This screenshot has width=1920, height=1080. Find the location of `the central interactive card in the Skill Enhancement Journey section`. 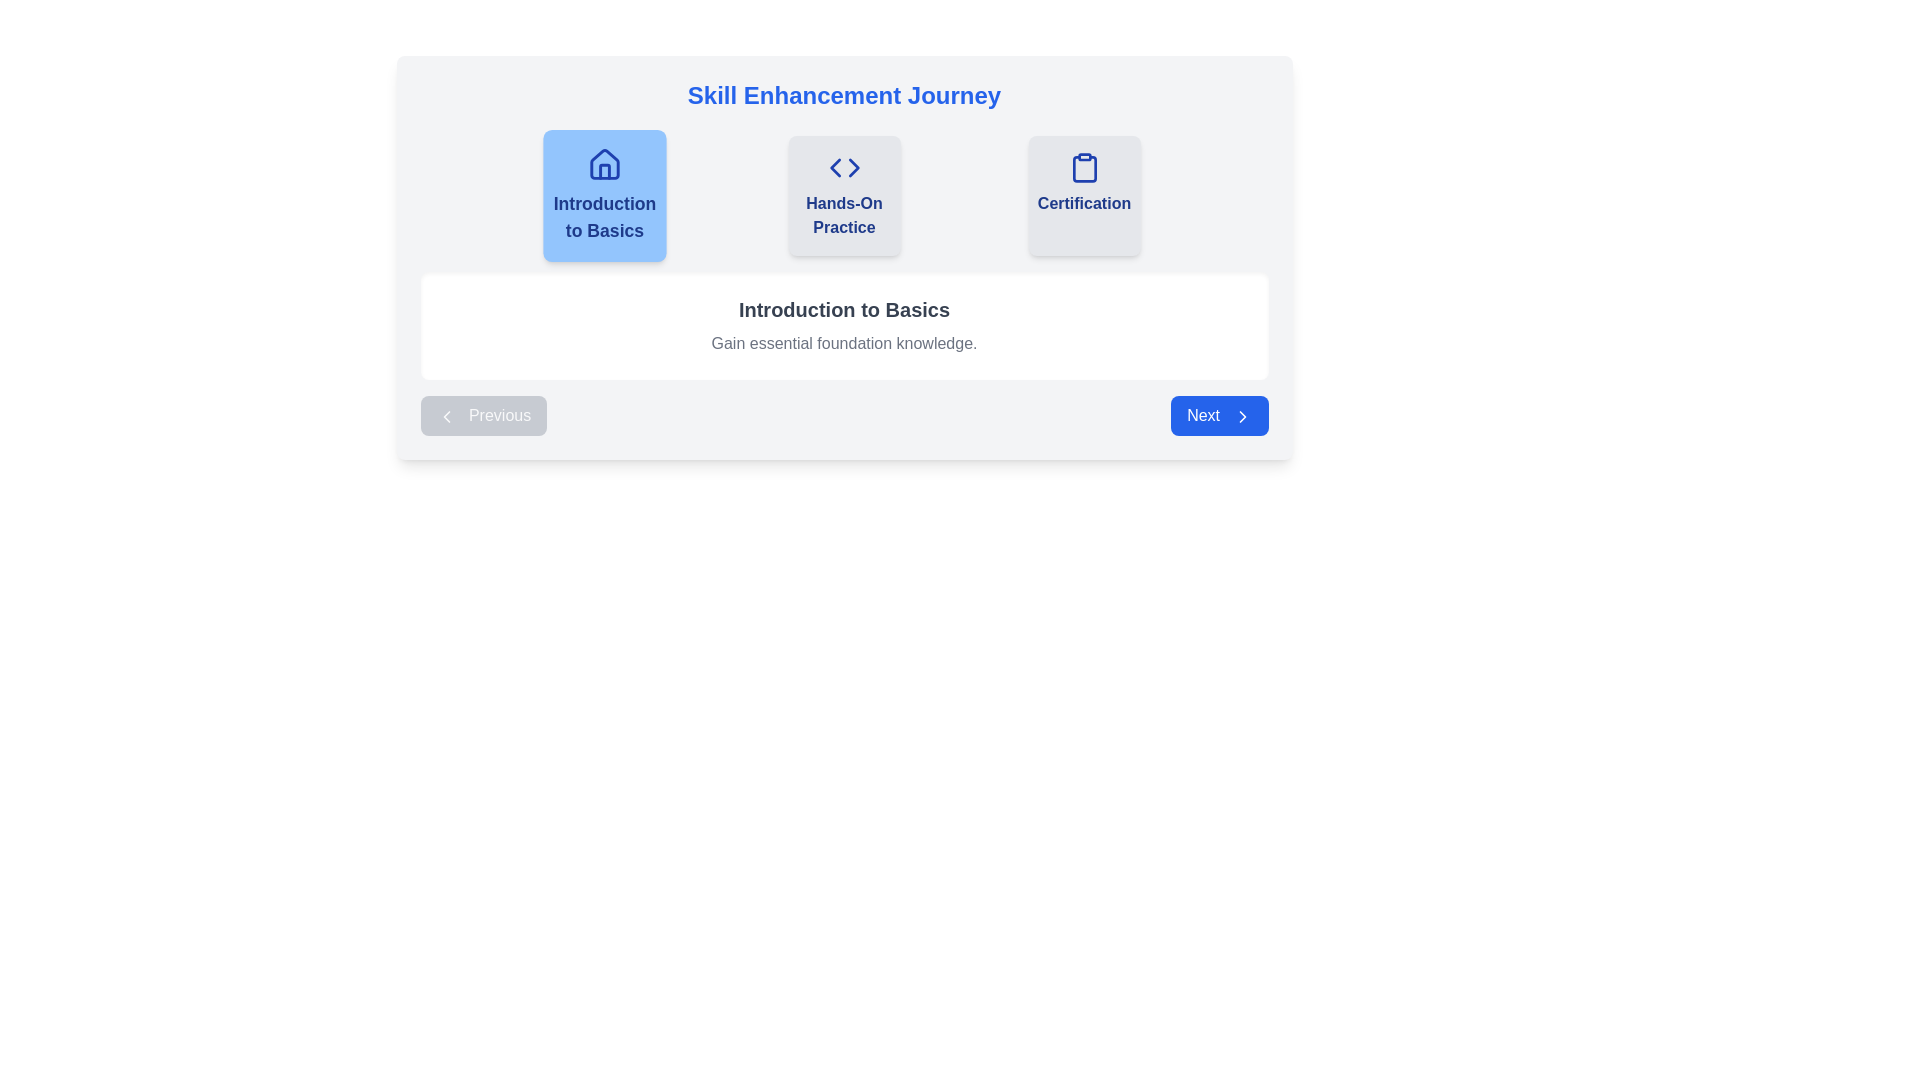

the central interactive card in the Skill Enhancement Journey section is located at coordinates (844, 257).